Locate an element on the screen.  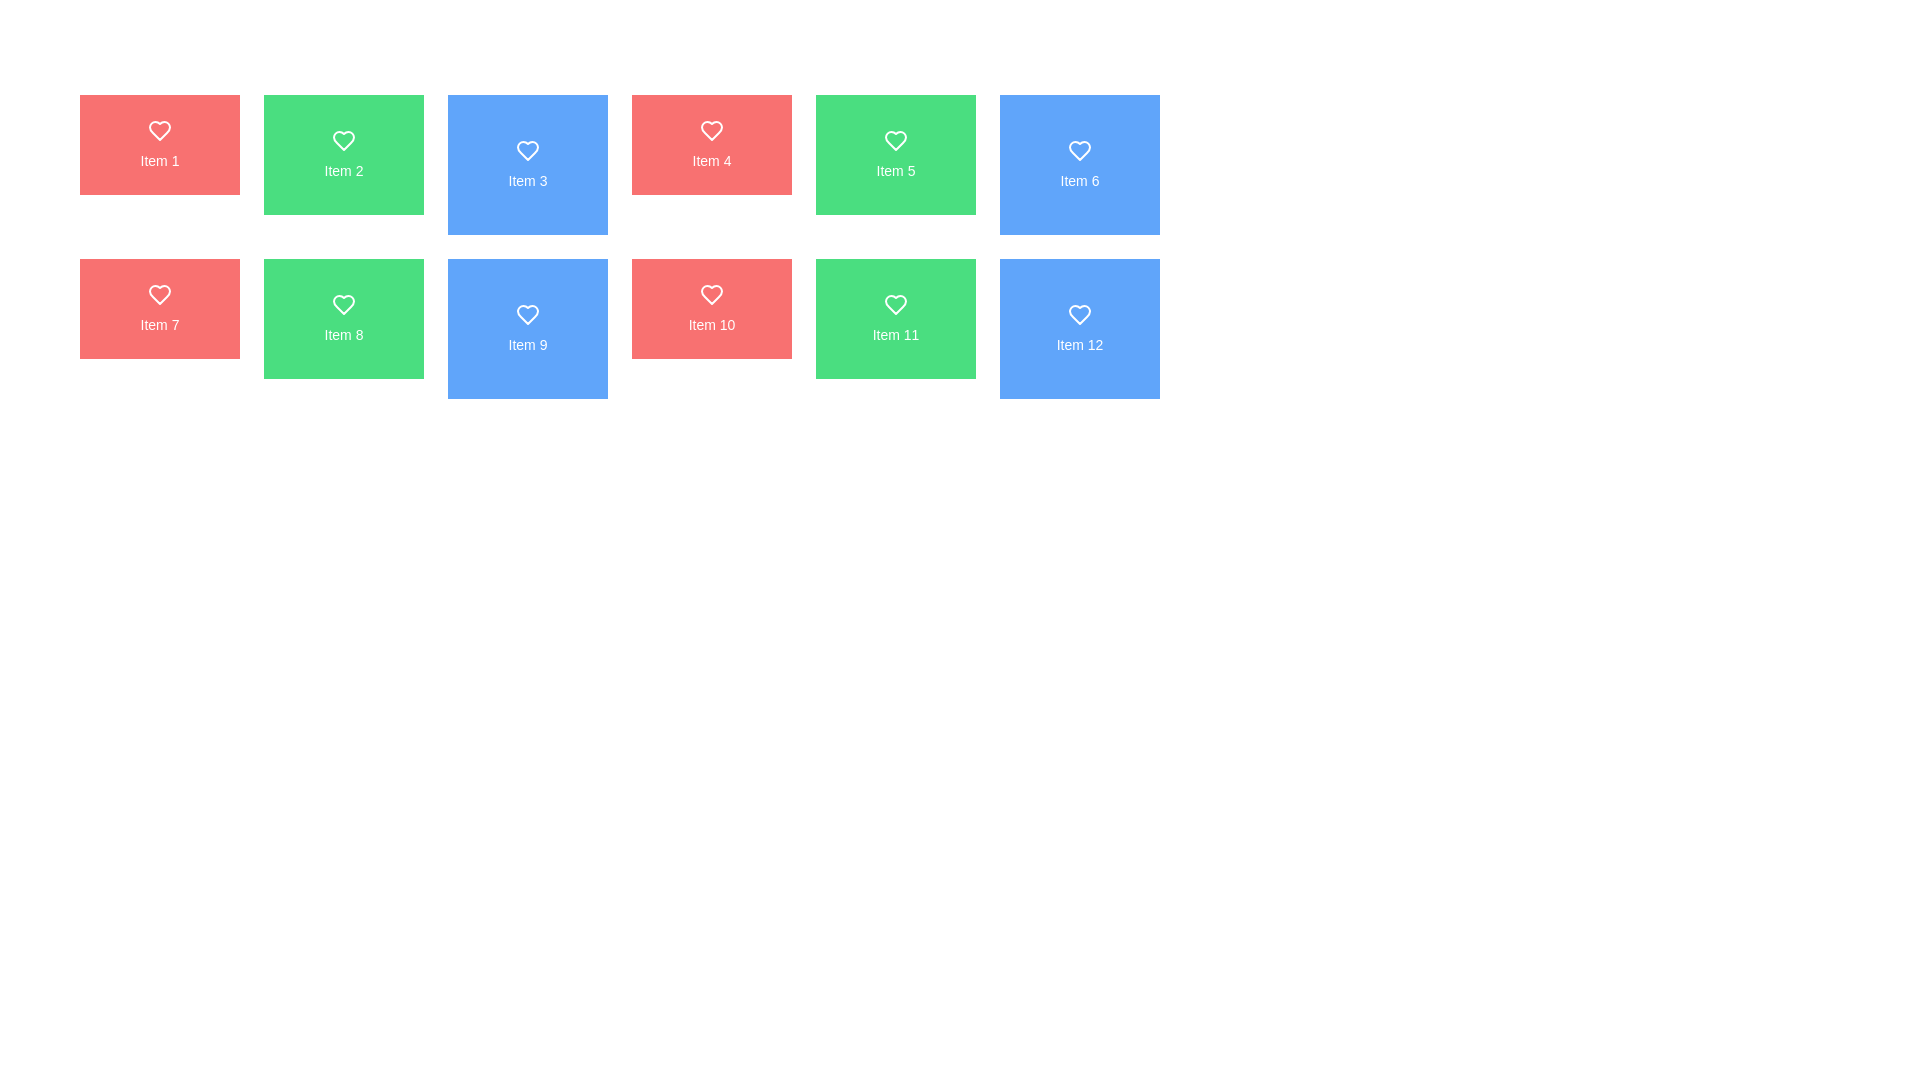
the heart-shaped icon within the blue square labeled 'Item 9' to like or favorite the item is located at coordinates (528, 315).